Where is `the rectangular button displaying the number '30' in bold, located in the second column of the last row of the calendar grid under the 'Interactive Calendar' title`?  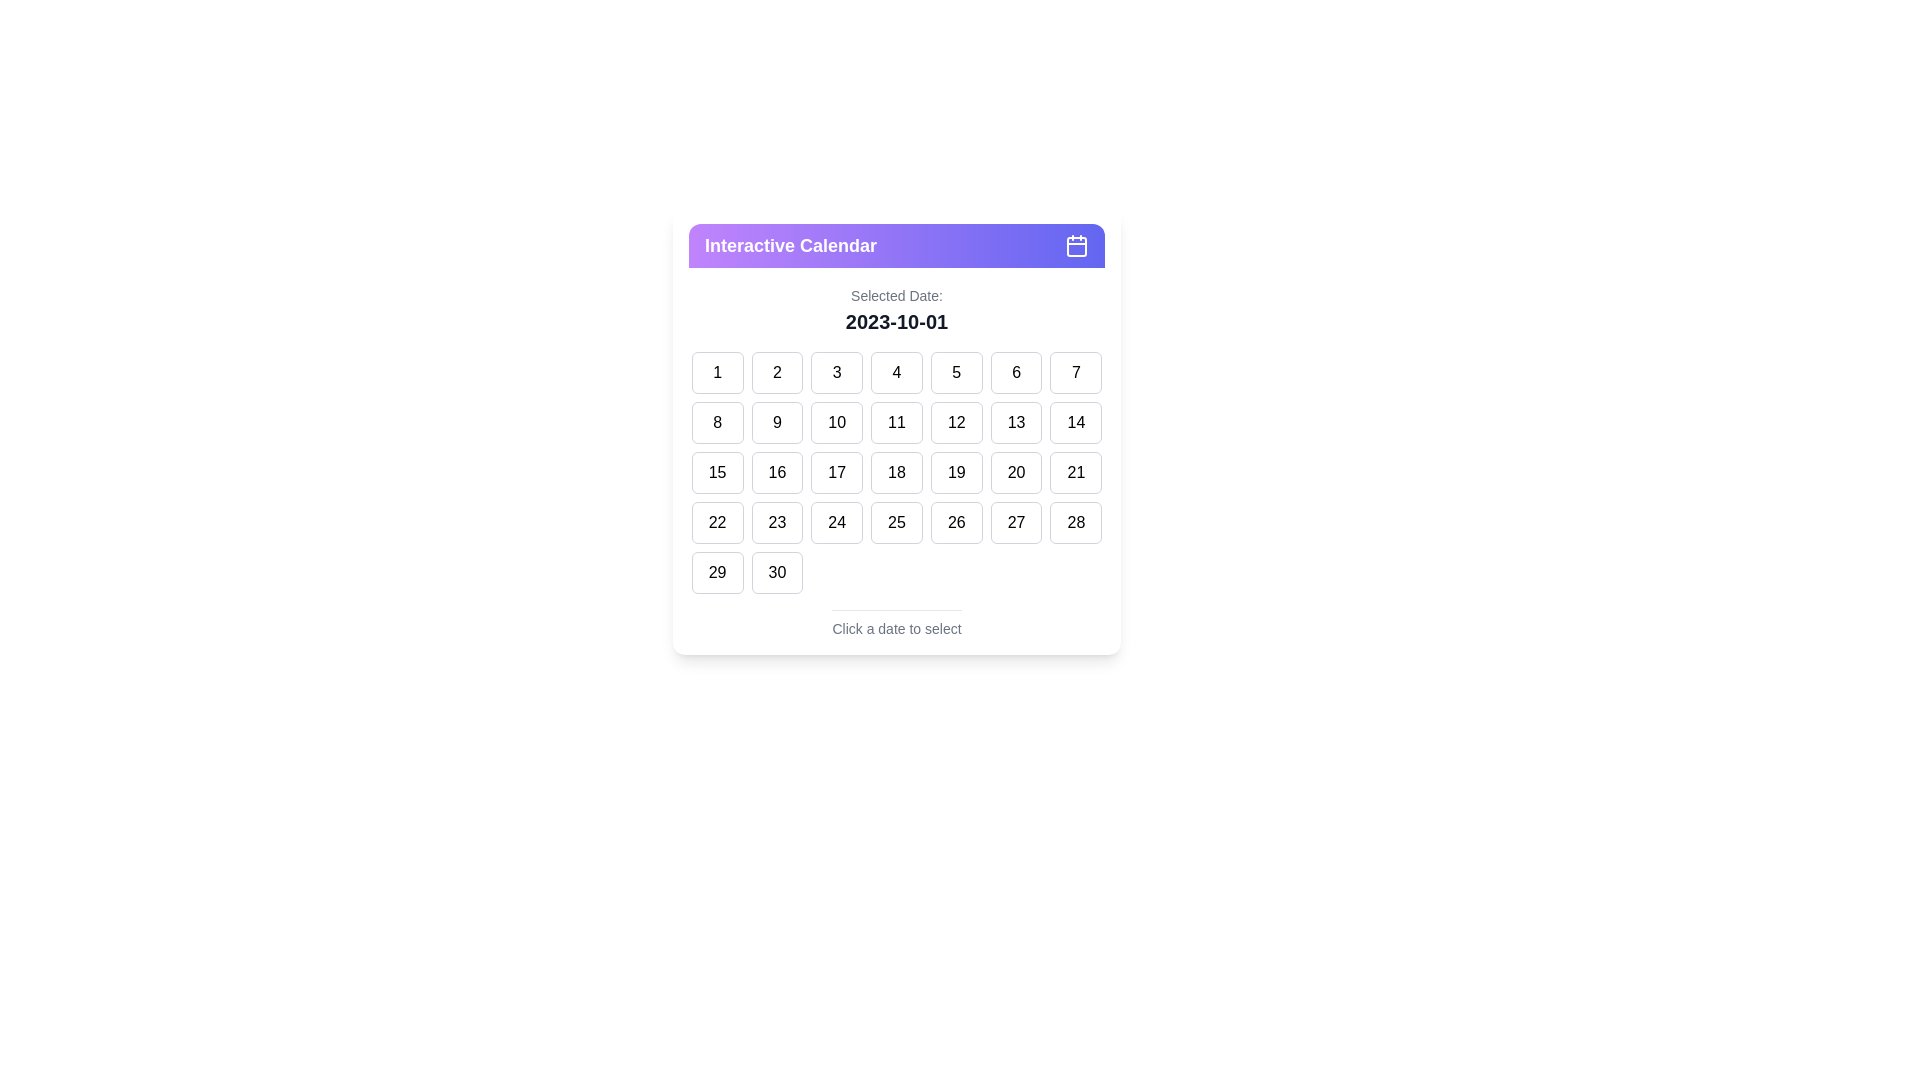 the rectangular button displaying the number '30' in bold, located in the second column of the last row of the calendar grid under the 'Interactive Calendar' title is located at coordinates (776, 573).